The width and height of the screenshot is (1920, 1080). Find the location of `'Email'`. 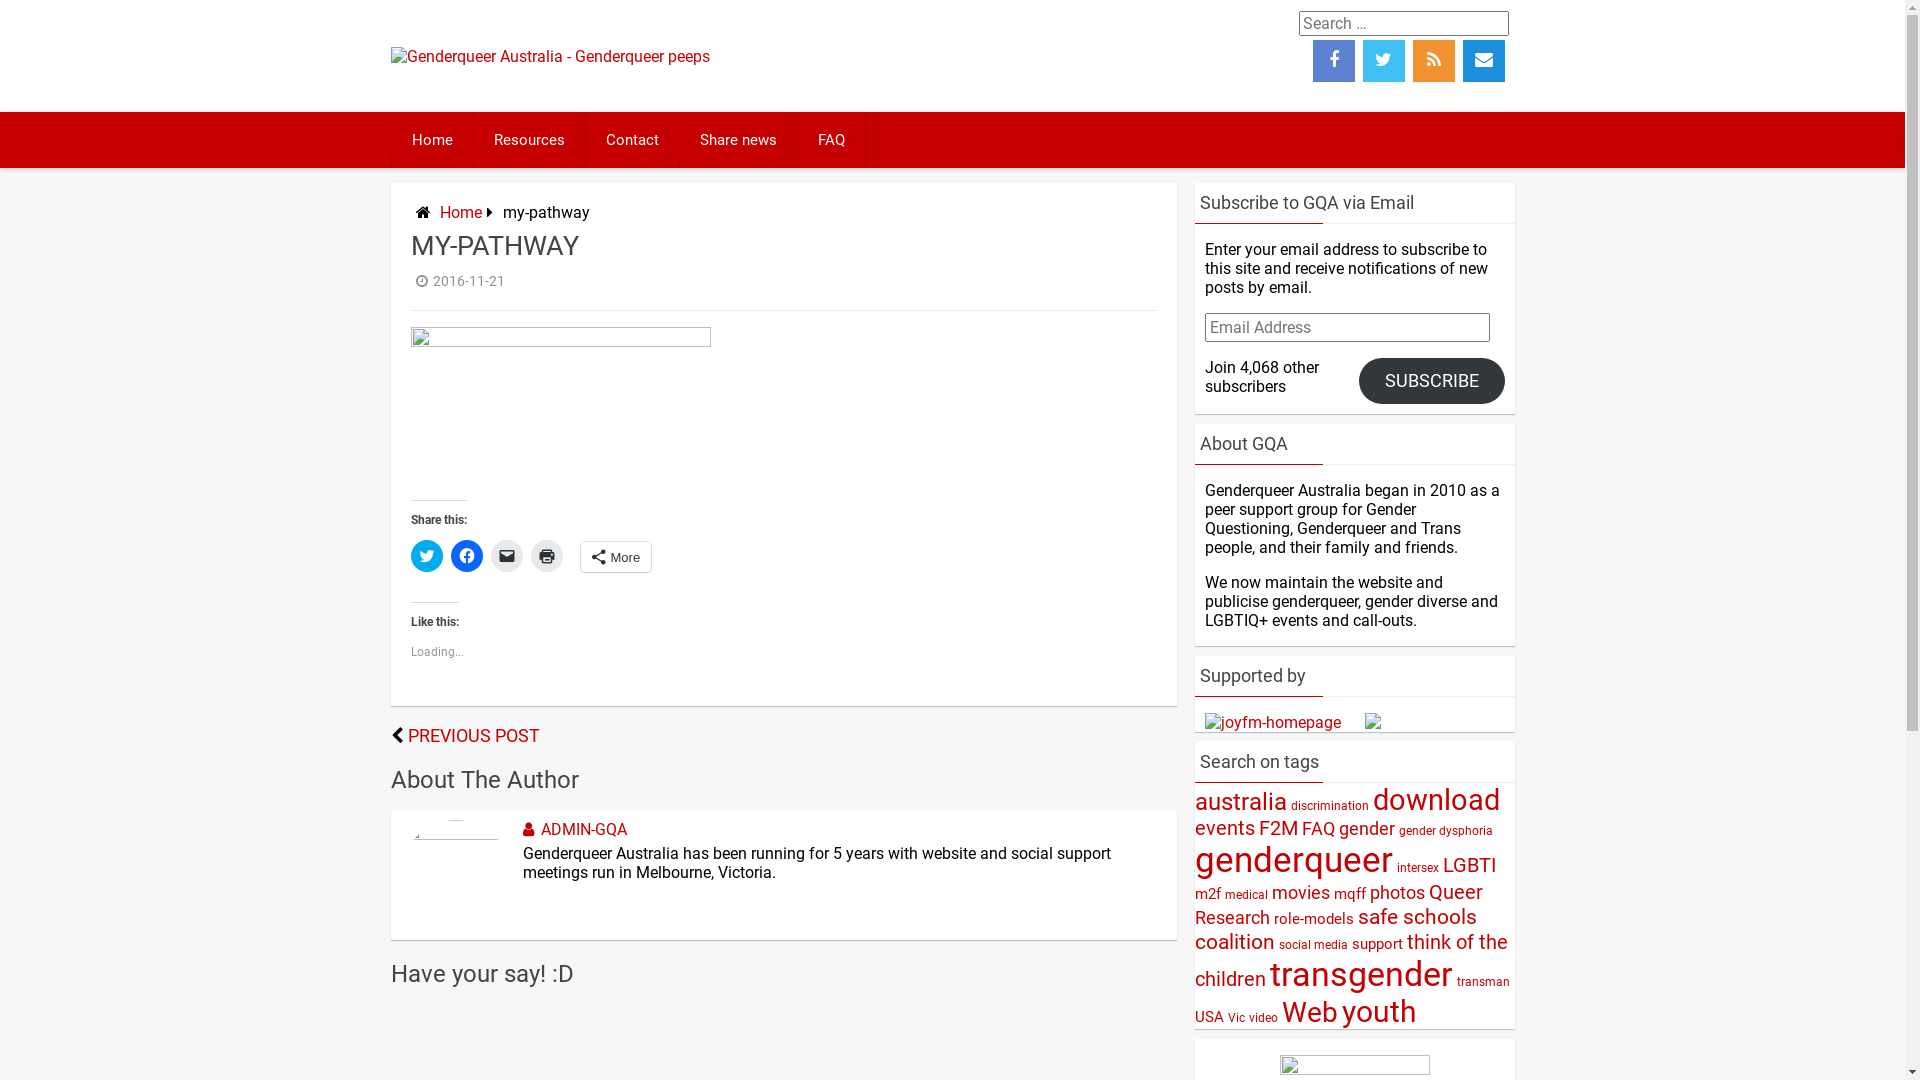

'Email' is located at coordinates (1483, 60).